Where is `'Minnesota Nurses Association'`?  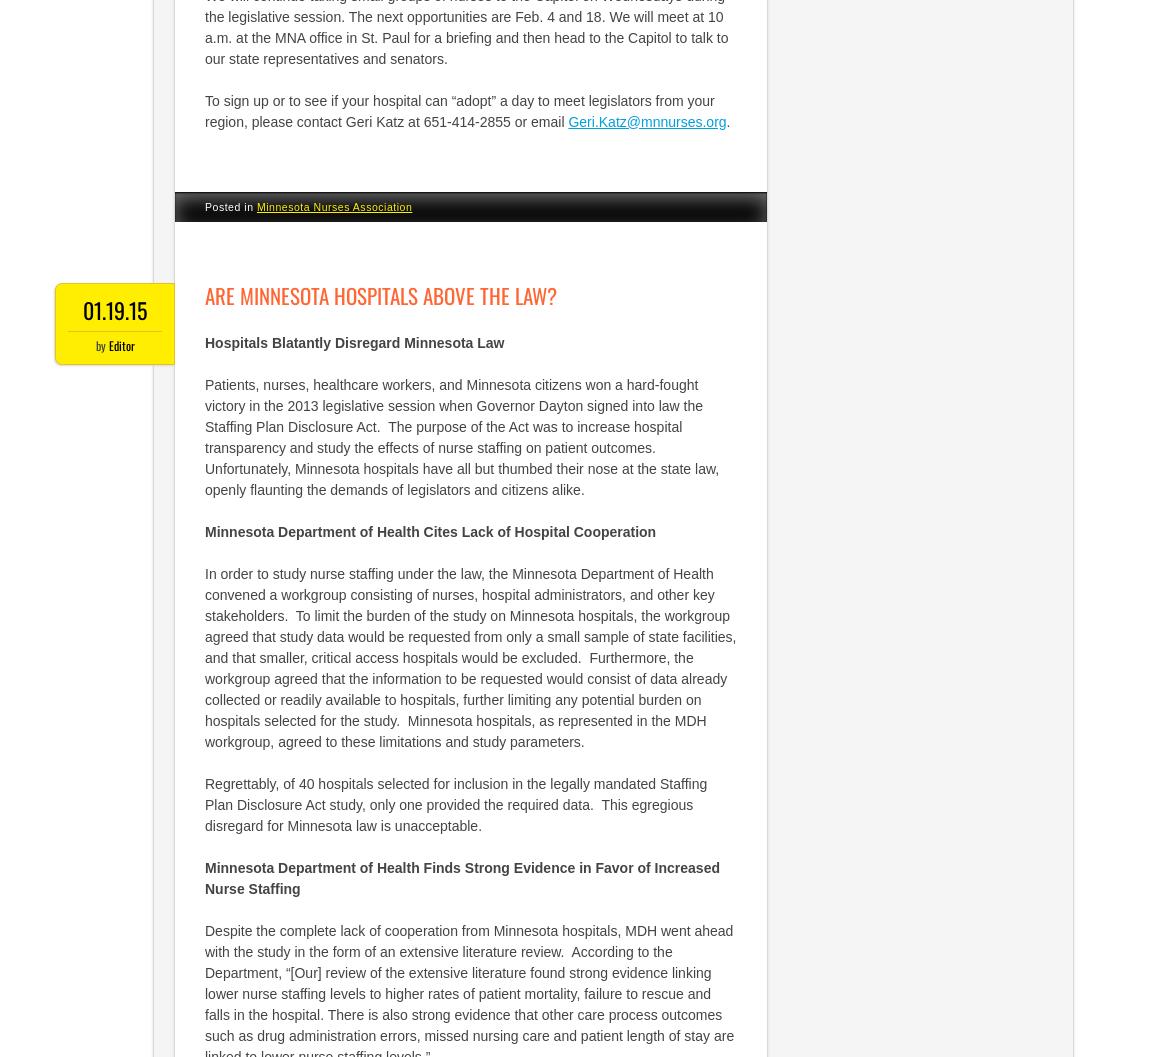
'Minnesota Nurses Association' is located at coordinates (333, 206).